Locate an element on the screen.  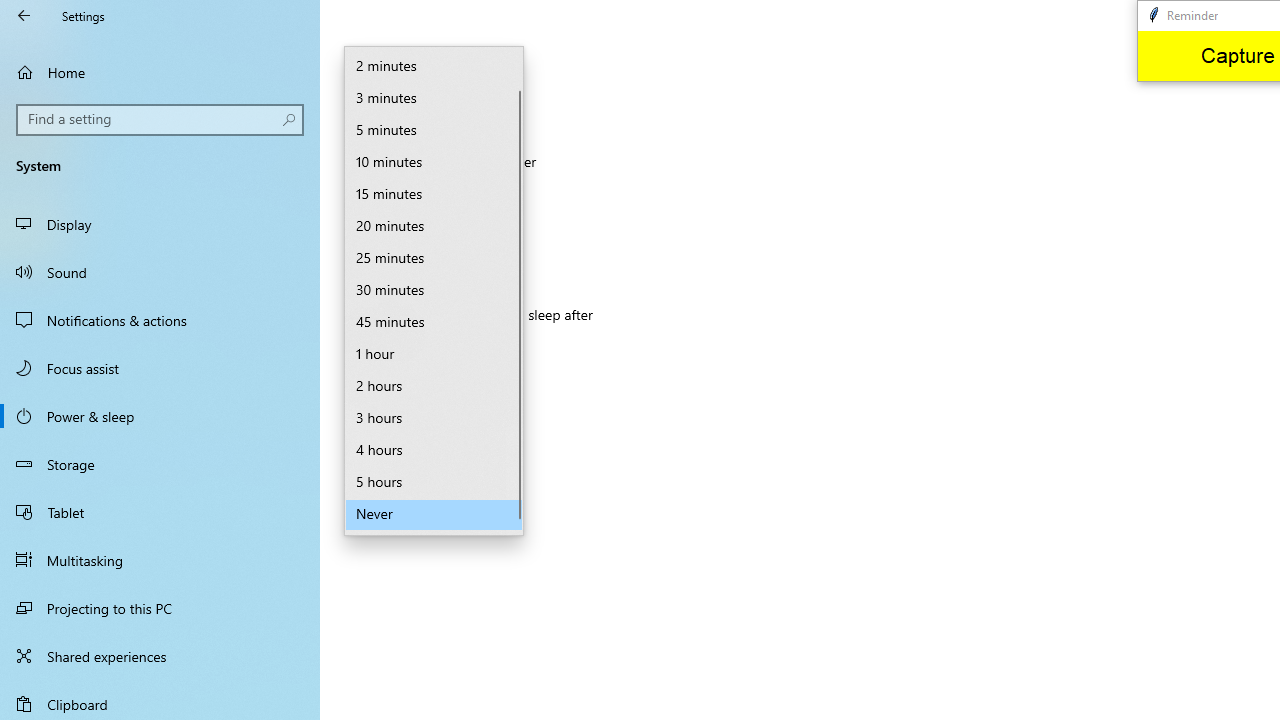
'5 minutes' is located at coordinates (433, 131).